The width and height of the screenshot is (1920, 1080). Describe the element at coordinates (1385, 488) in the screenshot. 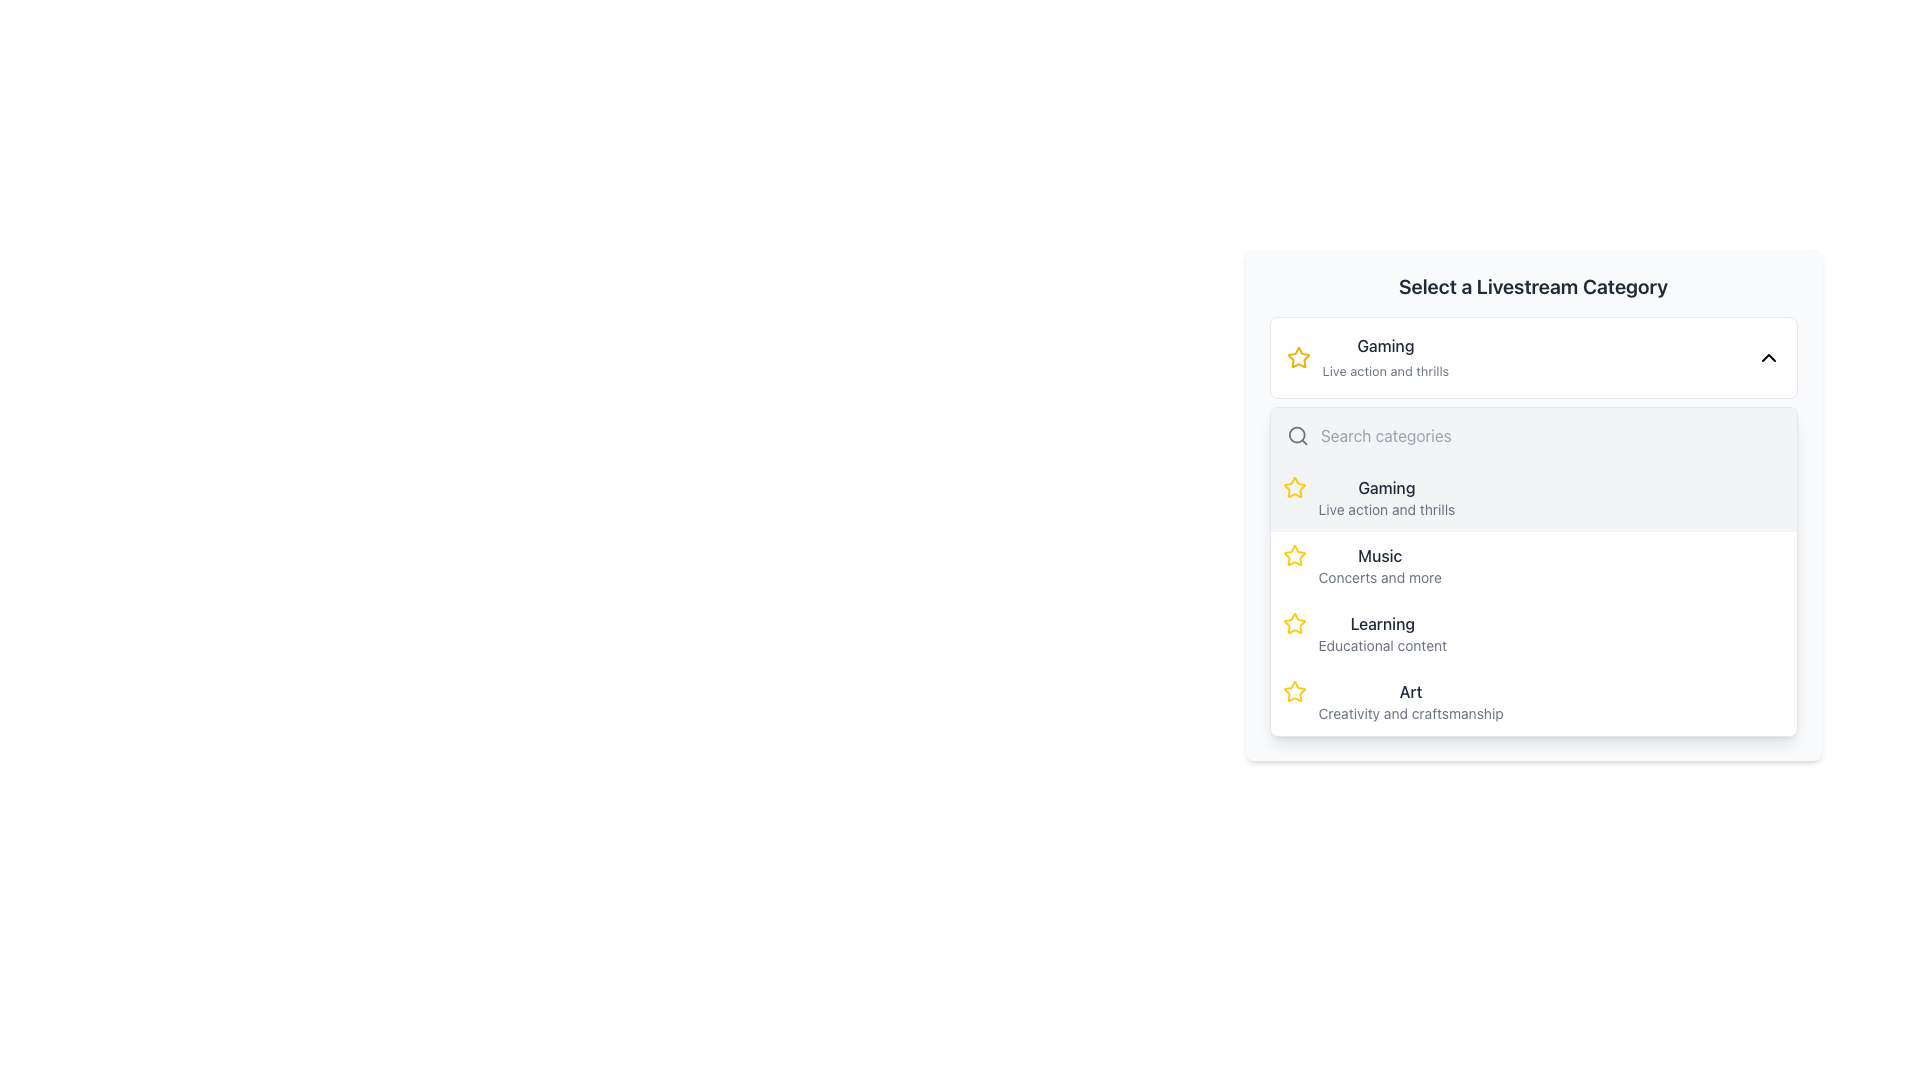

I see `the 'Gaming' text label in the 'Select a Livestream Category' panel` at that location.